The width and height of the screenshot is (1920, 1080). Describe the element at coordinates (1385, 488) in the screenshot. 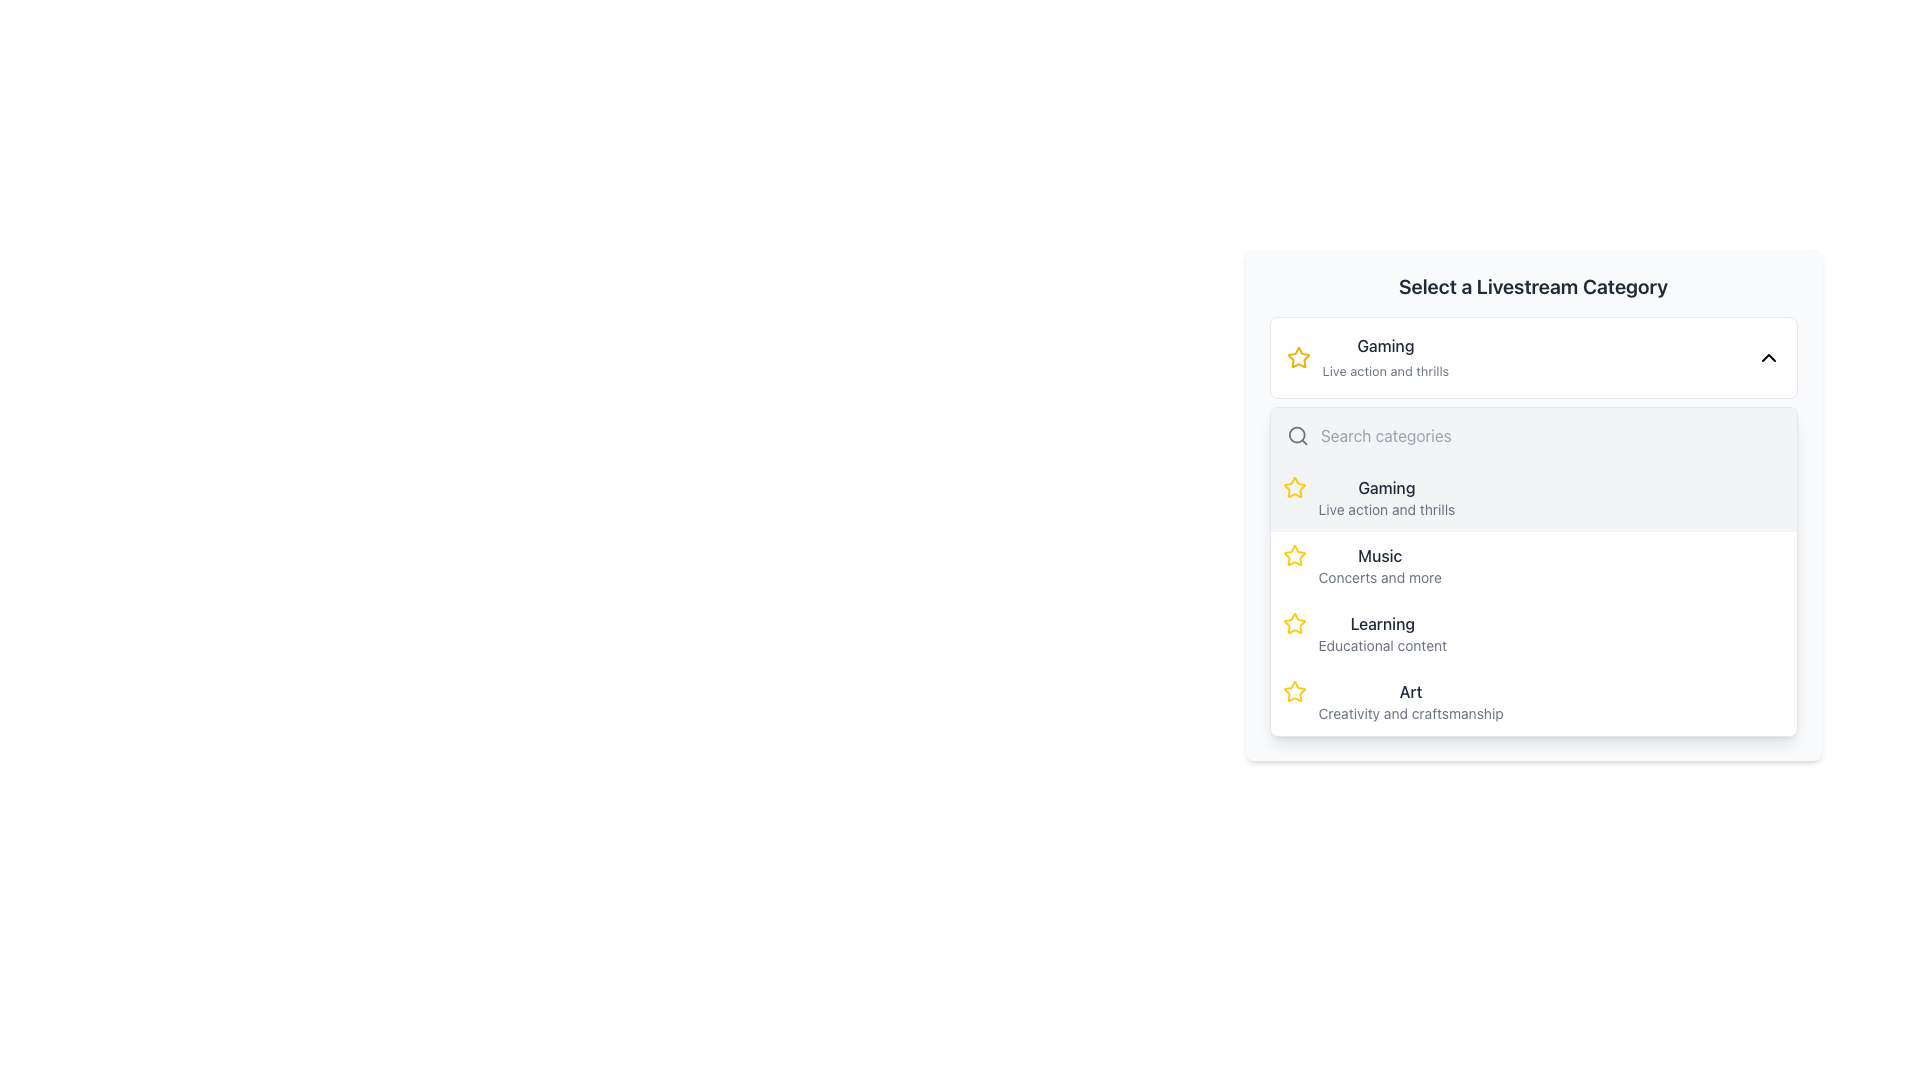

I see `the 'Gaming' text label in the 'Select a Livestream Category' panel` at that location.